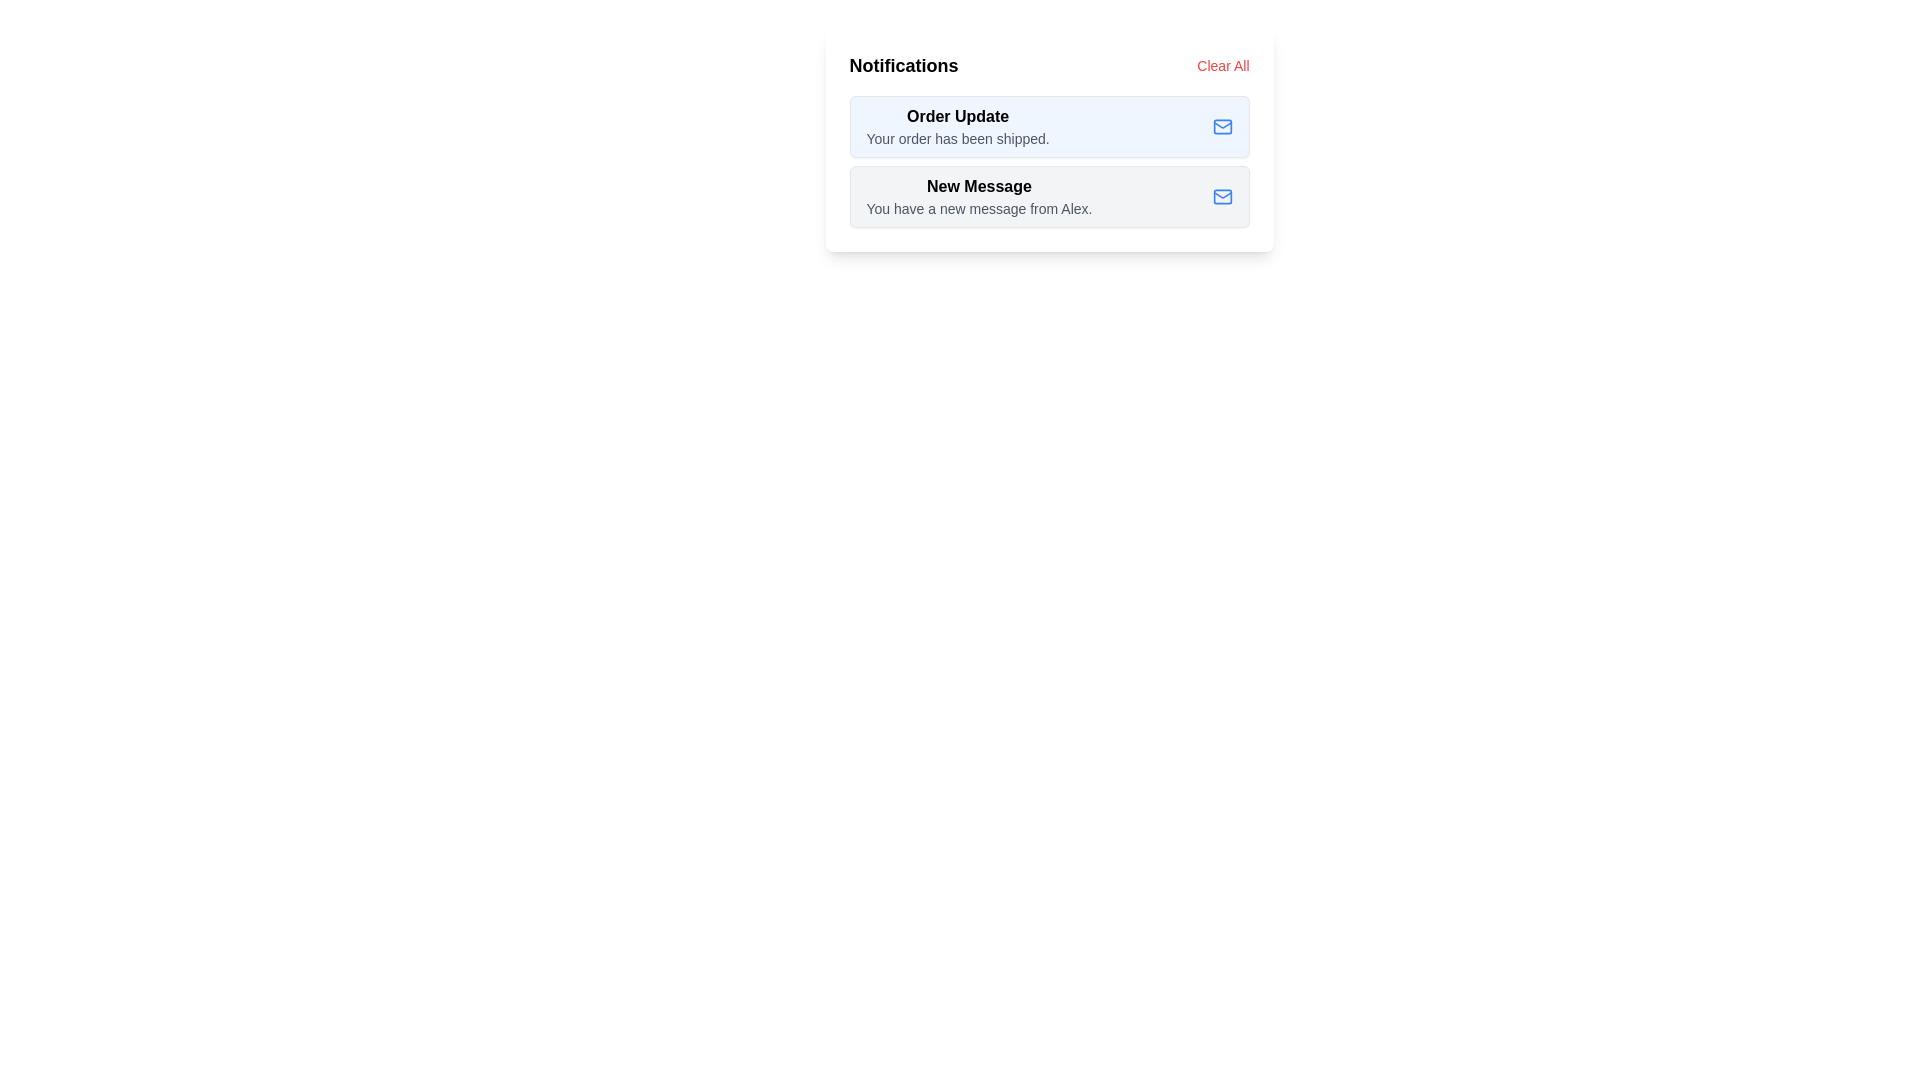 Image resolution: width=1920 pixels, height=1080 pixels. I want to click on the hollow rectangular SVG element with rounded corners located within the notification box aligned with the 'Order Update' text, so click(1221, 127).